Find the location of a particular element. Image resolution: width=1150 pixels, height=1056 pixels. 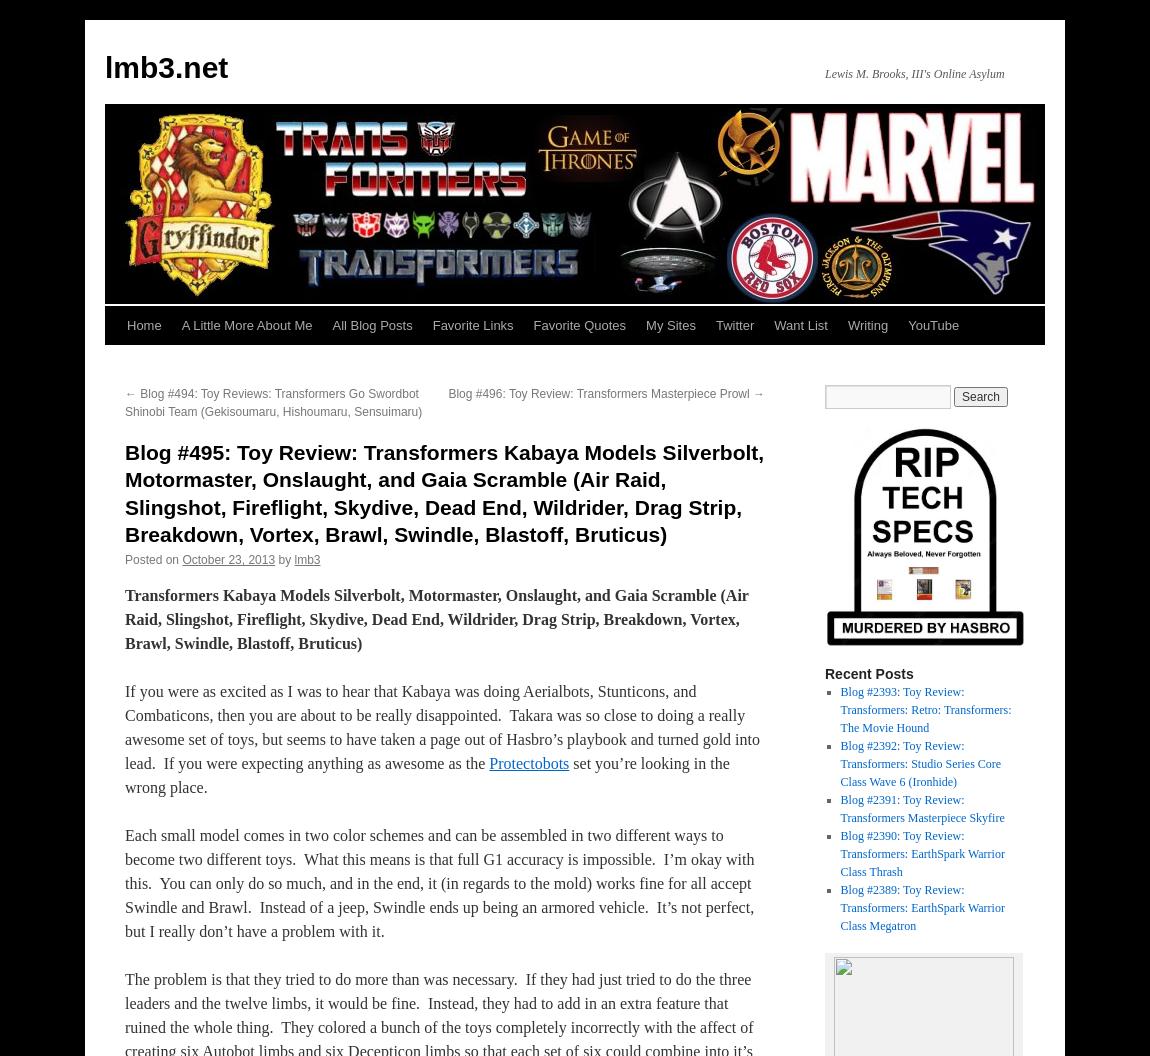

'by' is located at coordinates (283, 559).